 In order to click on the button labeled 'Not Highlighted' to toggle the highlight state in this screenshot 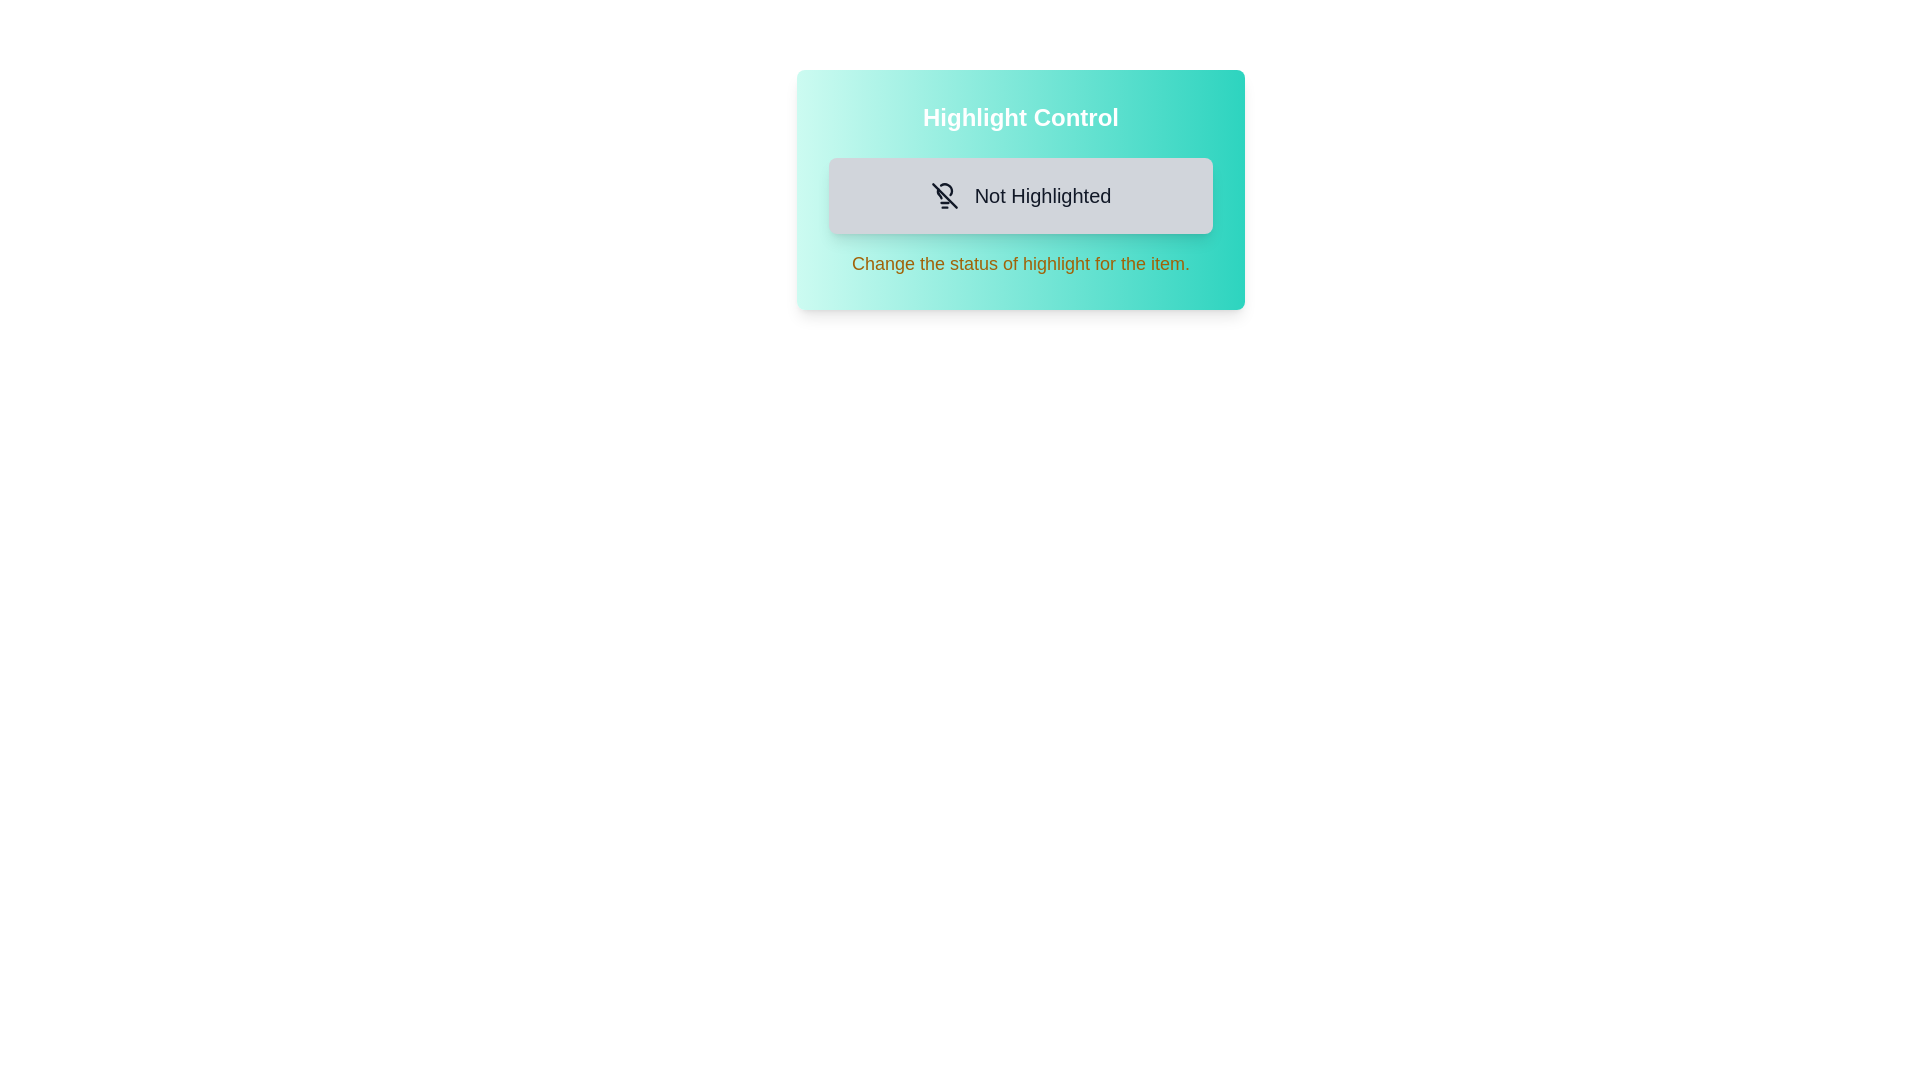, I will do `click(1021, 196)`.